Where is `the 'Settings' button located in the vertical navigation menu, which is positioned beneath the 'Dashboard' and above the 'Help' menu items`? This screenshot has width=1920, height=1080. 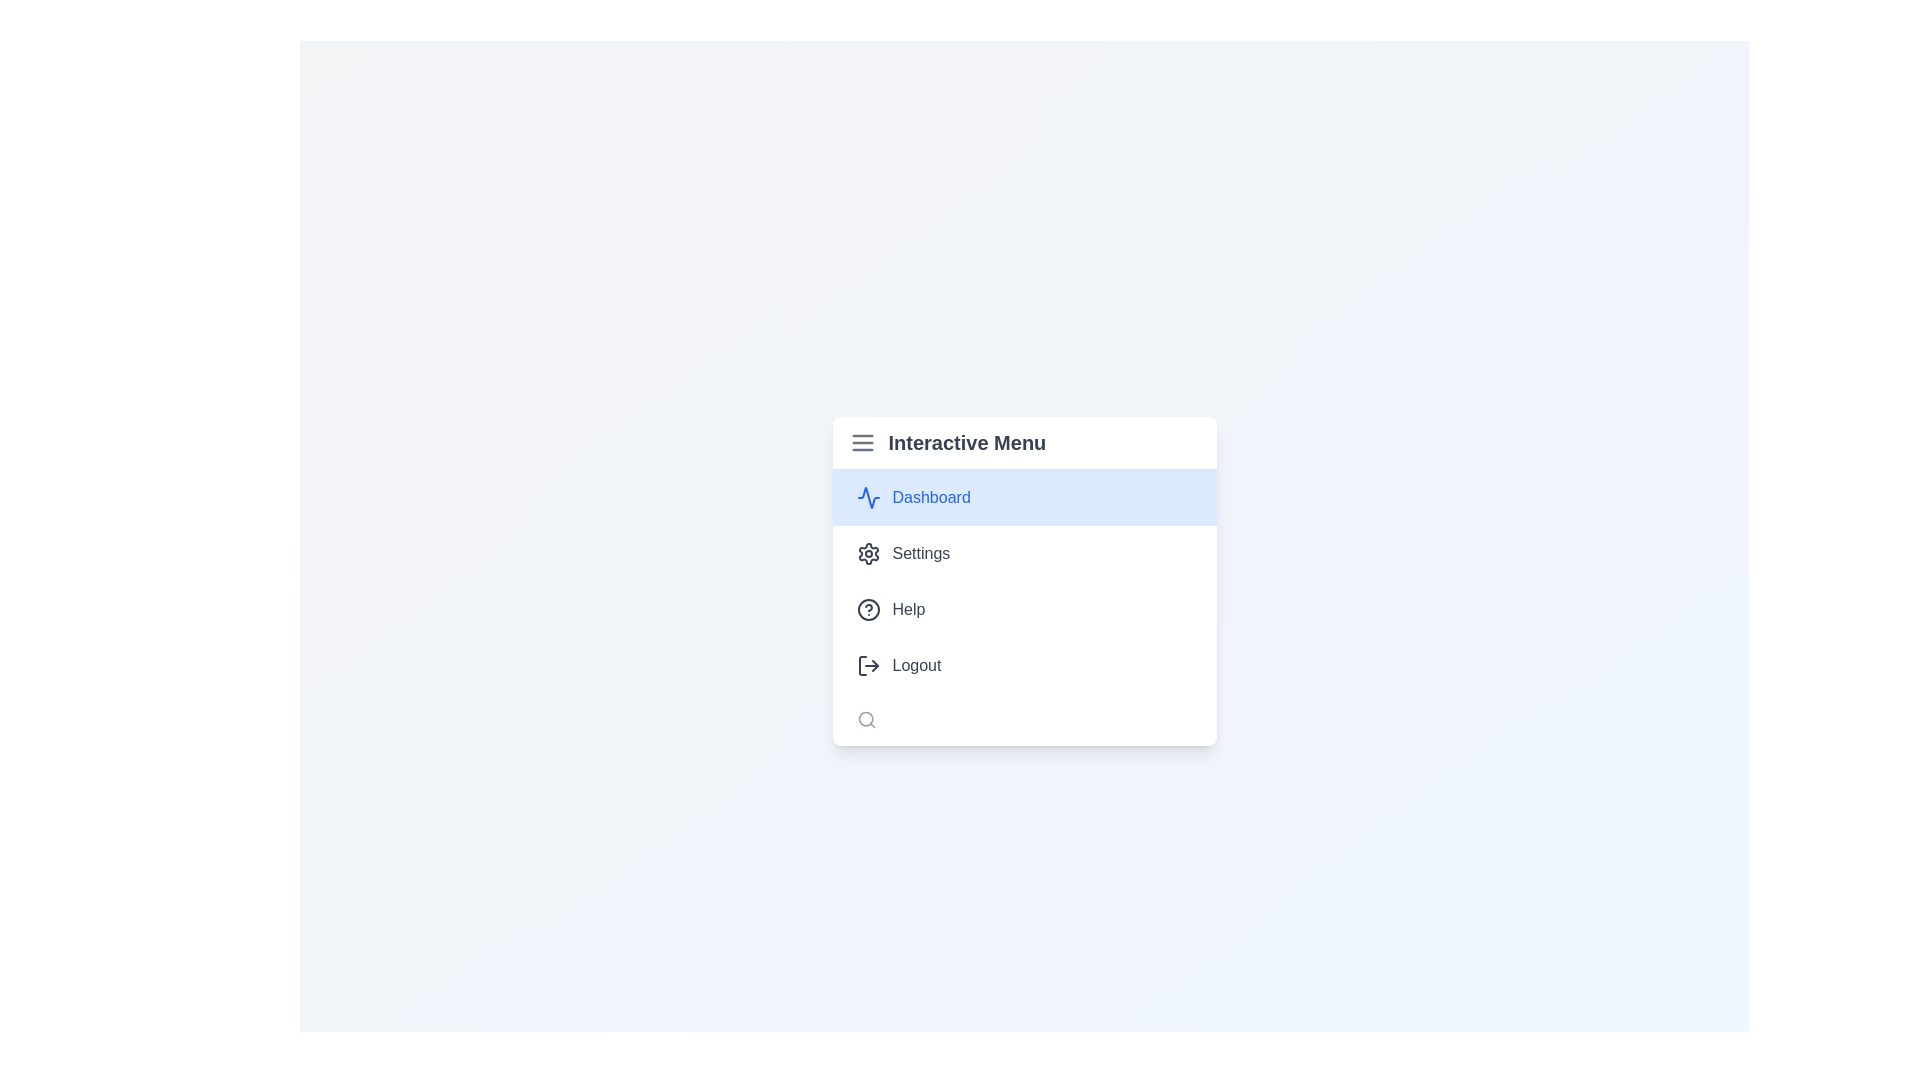 the 'Settings' button located in the vertical navigation menu, which is positioned beneath the 'Dashboard' and above the 'Help' menu items is located at coordinates (1024, 553).